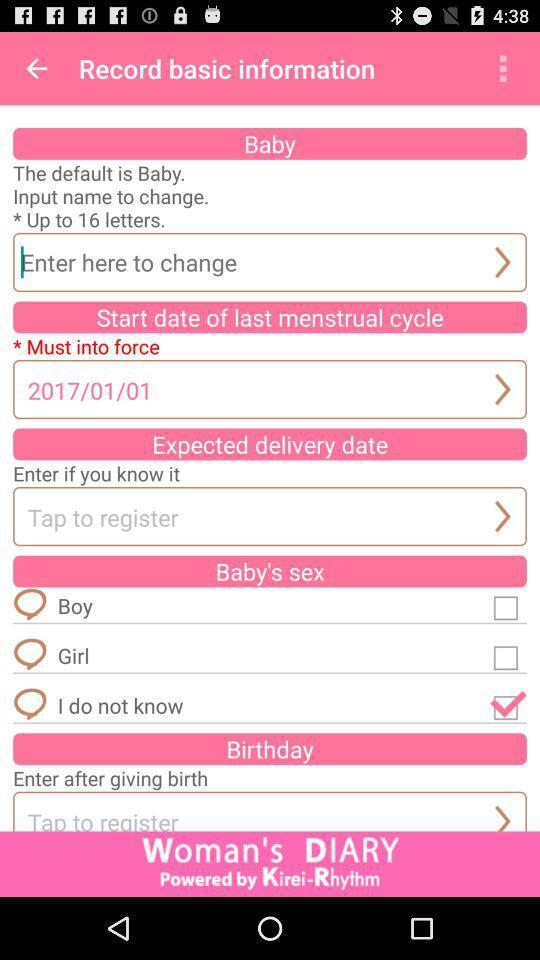  What do you see at coordinates (508, 654) in the screenshot?
I see `option` at bounding box center [508, 654].